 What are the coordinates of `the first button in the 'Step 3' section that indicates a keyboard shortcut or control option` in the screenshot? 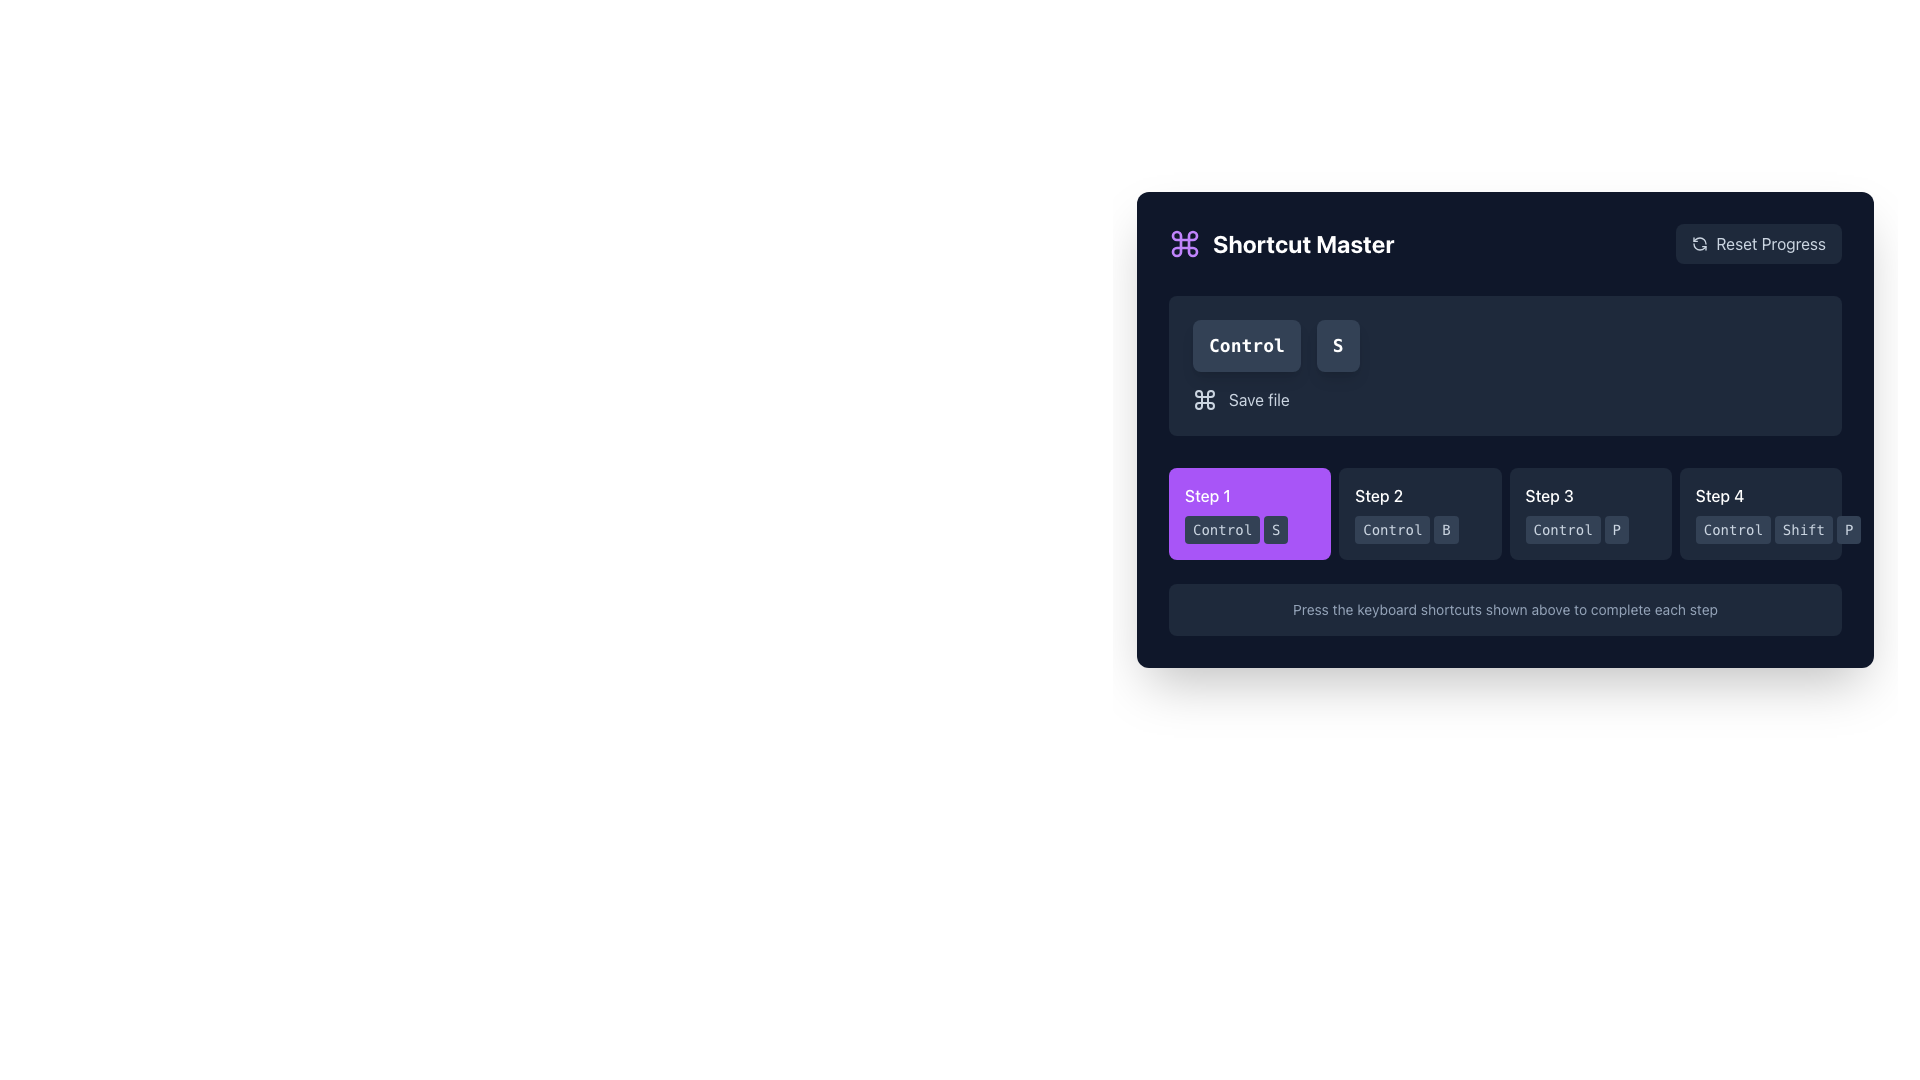 It's located at (1562, 528).